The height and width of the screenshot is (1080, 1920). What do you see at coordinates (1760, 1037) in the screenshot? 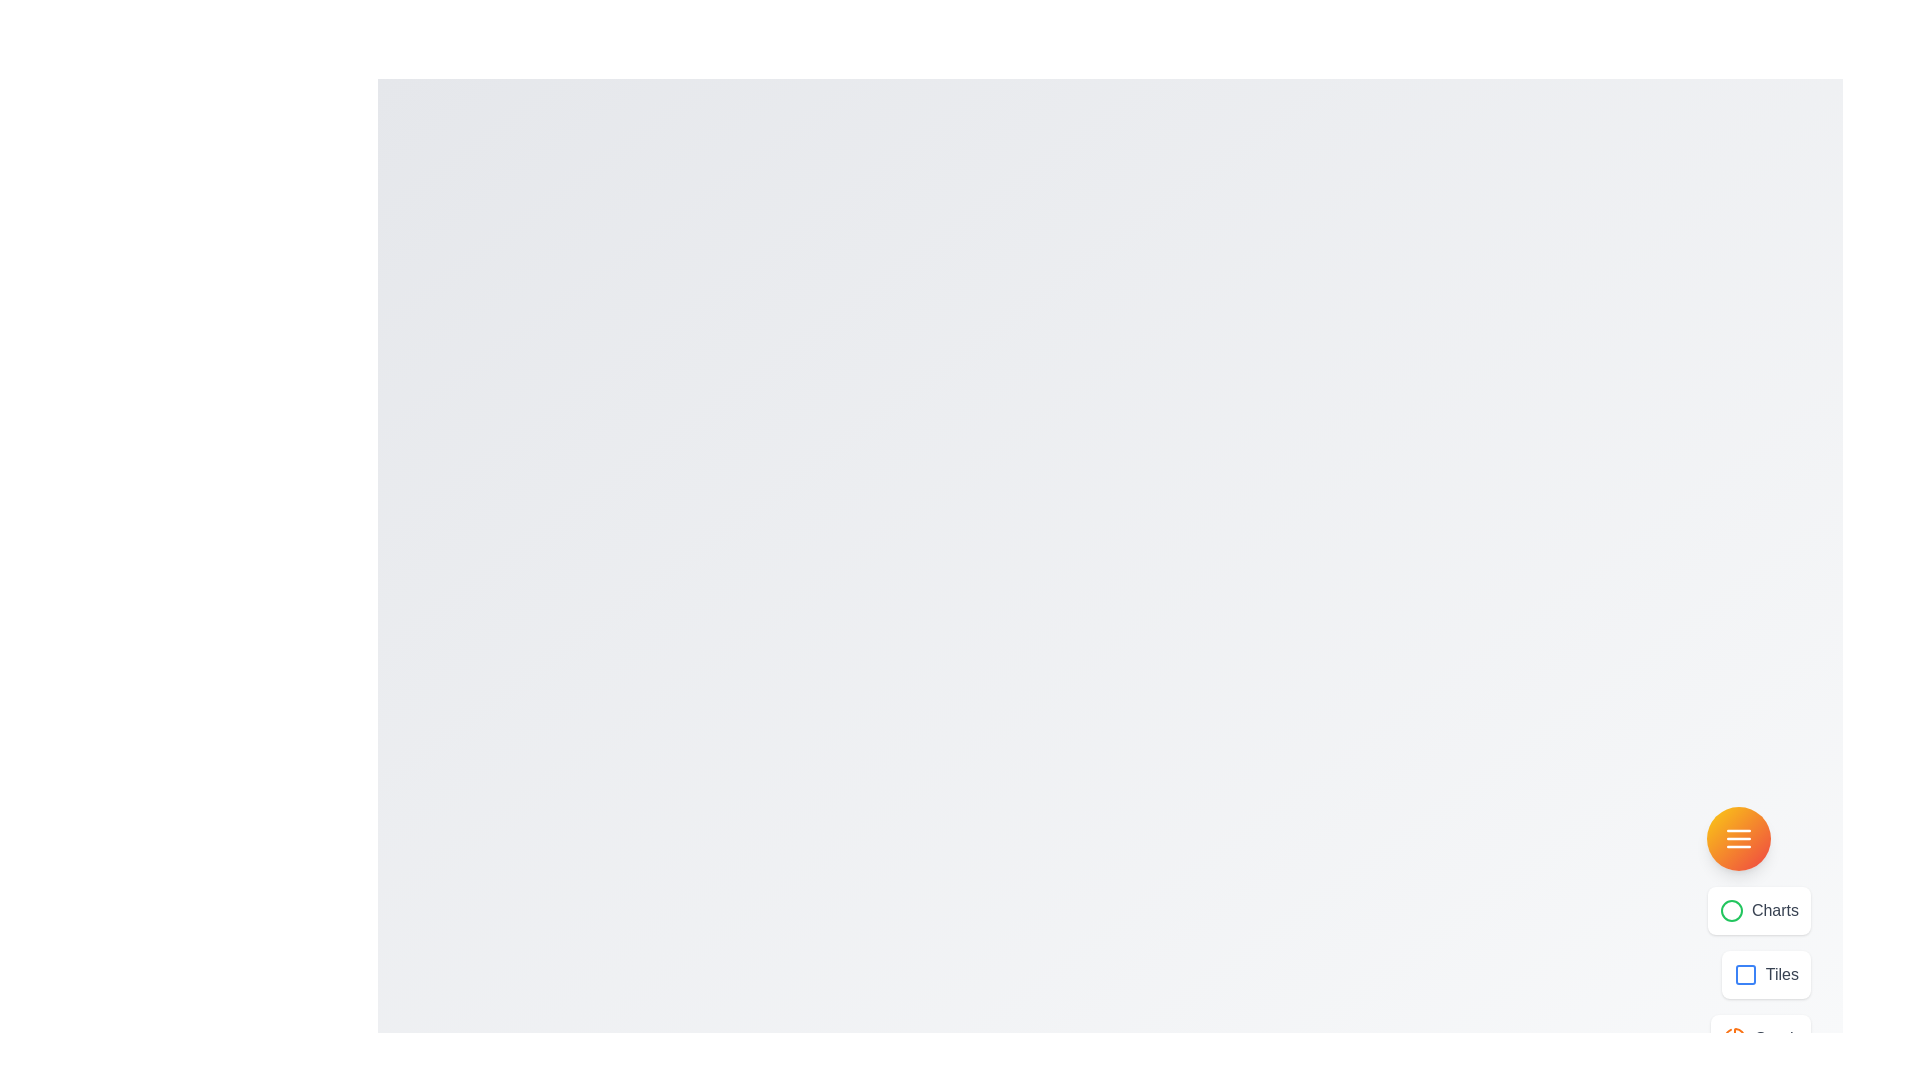
I see `the menu option labeled Graph` at bounding box center [1760, 1037].